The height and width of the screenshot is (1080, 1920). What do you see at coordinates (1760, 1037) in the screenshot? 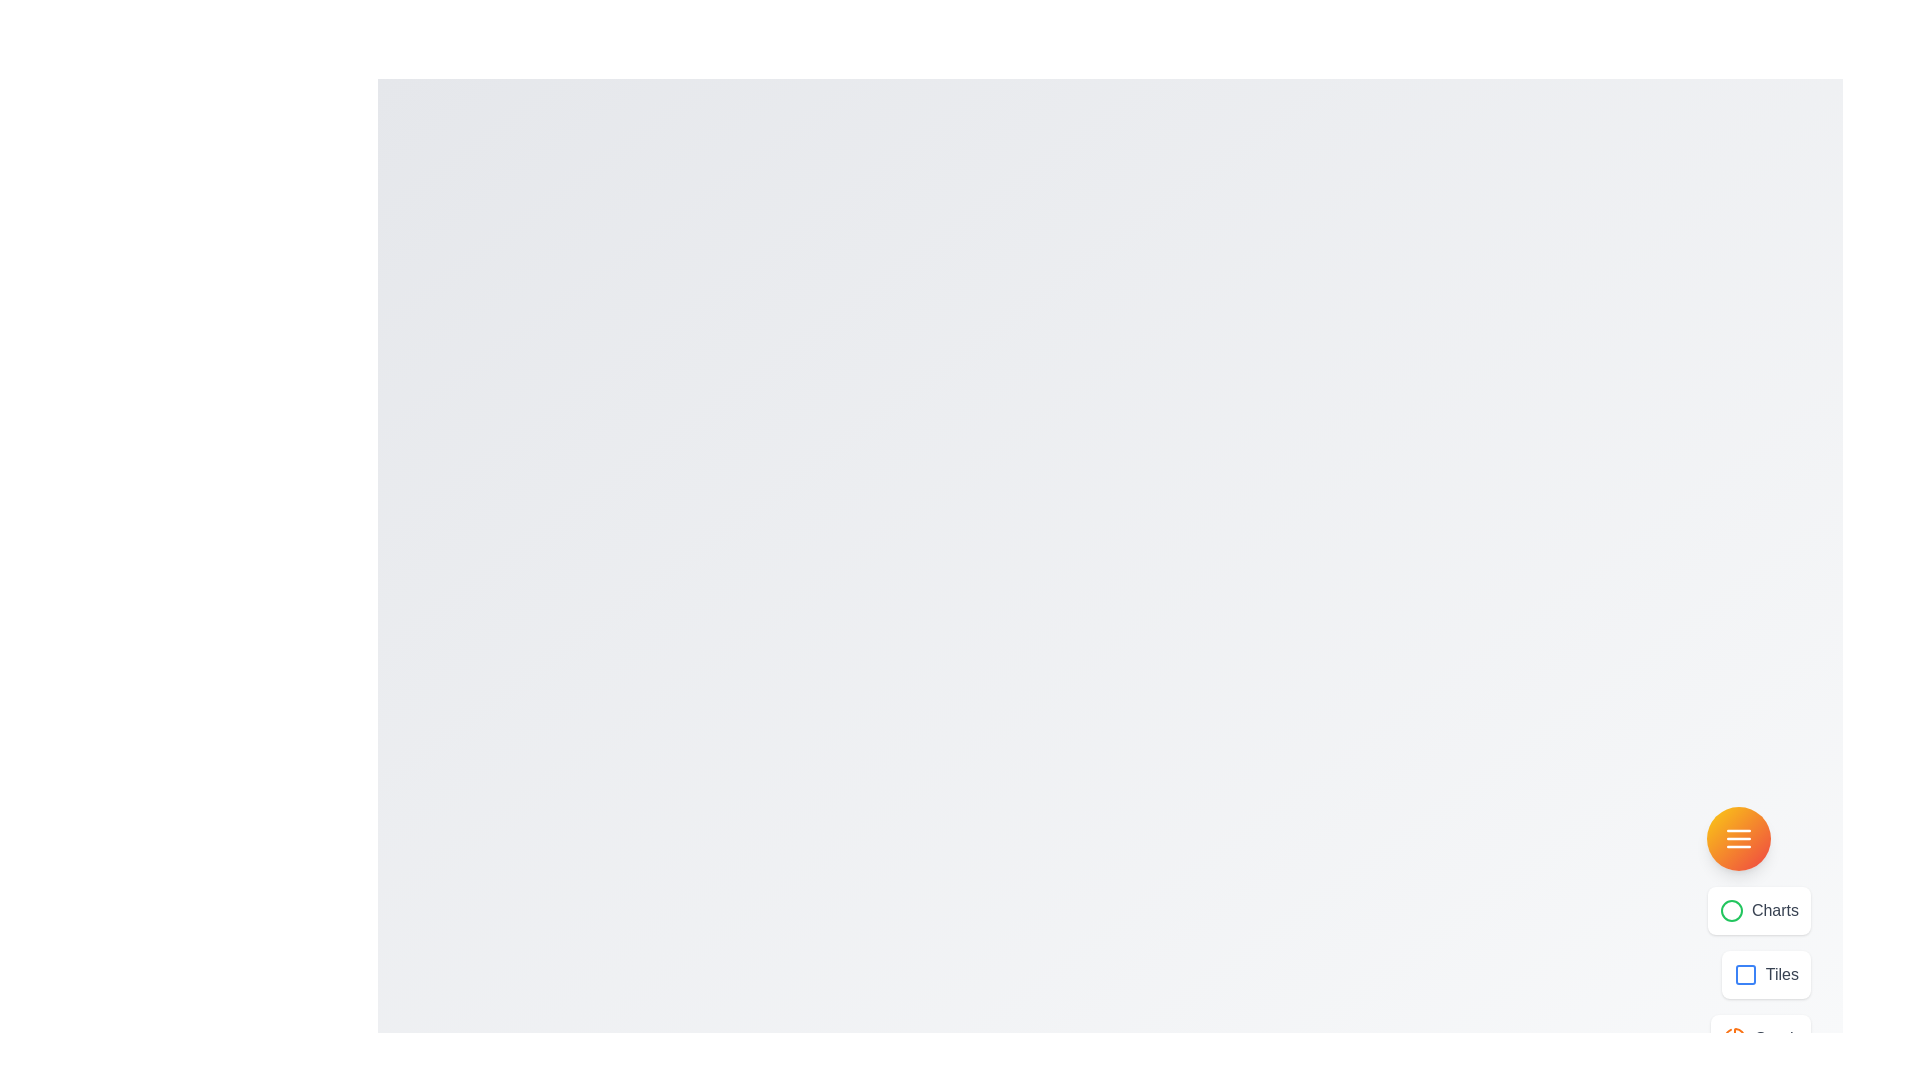
I see `the menu option labeled Graph` at bounding box center [1760, 1037].